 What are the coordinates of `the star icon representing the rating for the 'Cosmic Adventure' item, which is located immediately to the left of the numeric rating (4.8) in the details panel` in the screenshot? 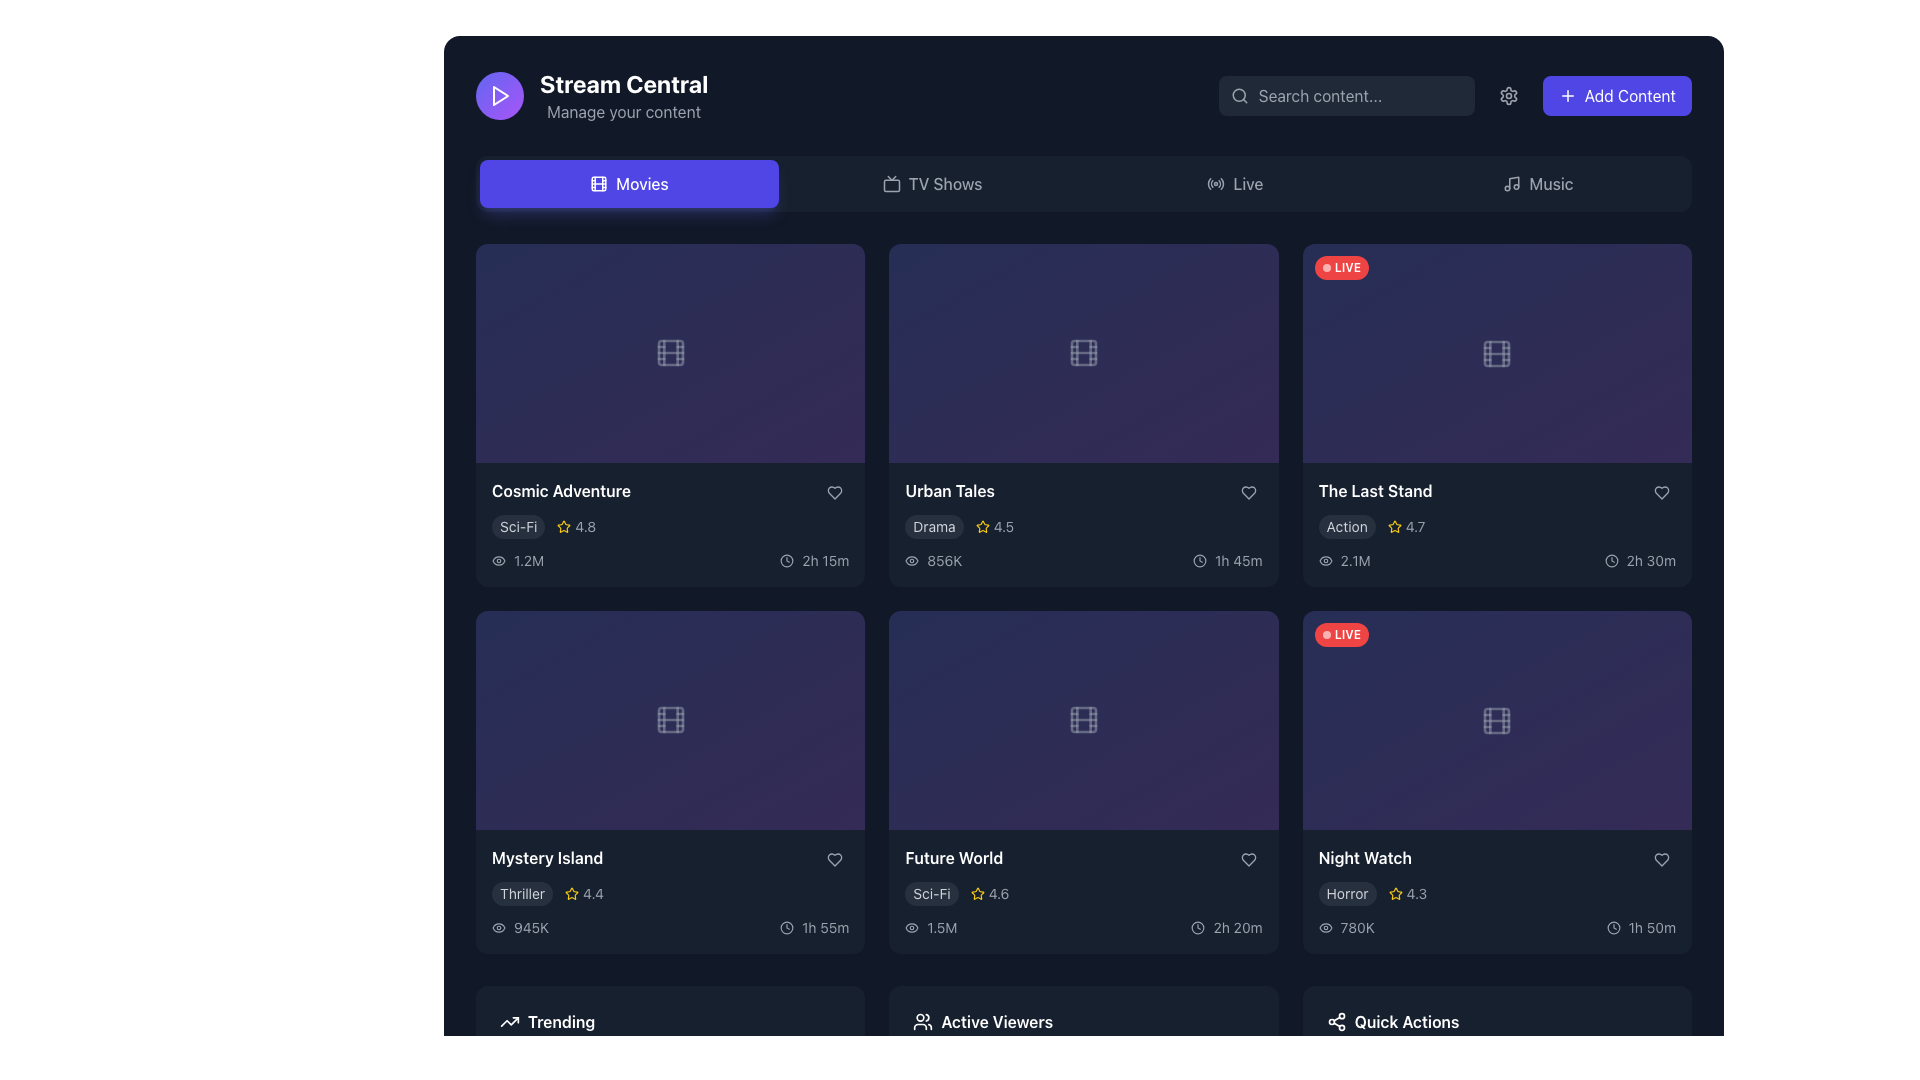 It's located at (563, 525).